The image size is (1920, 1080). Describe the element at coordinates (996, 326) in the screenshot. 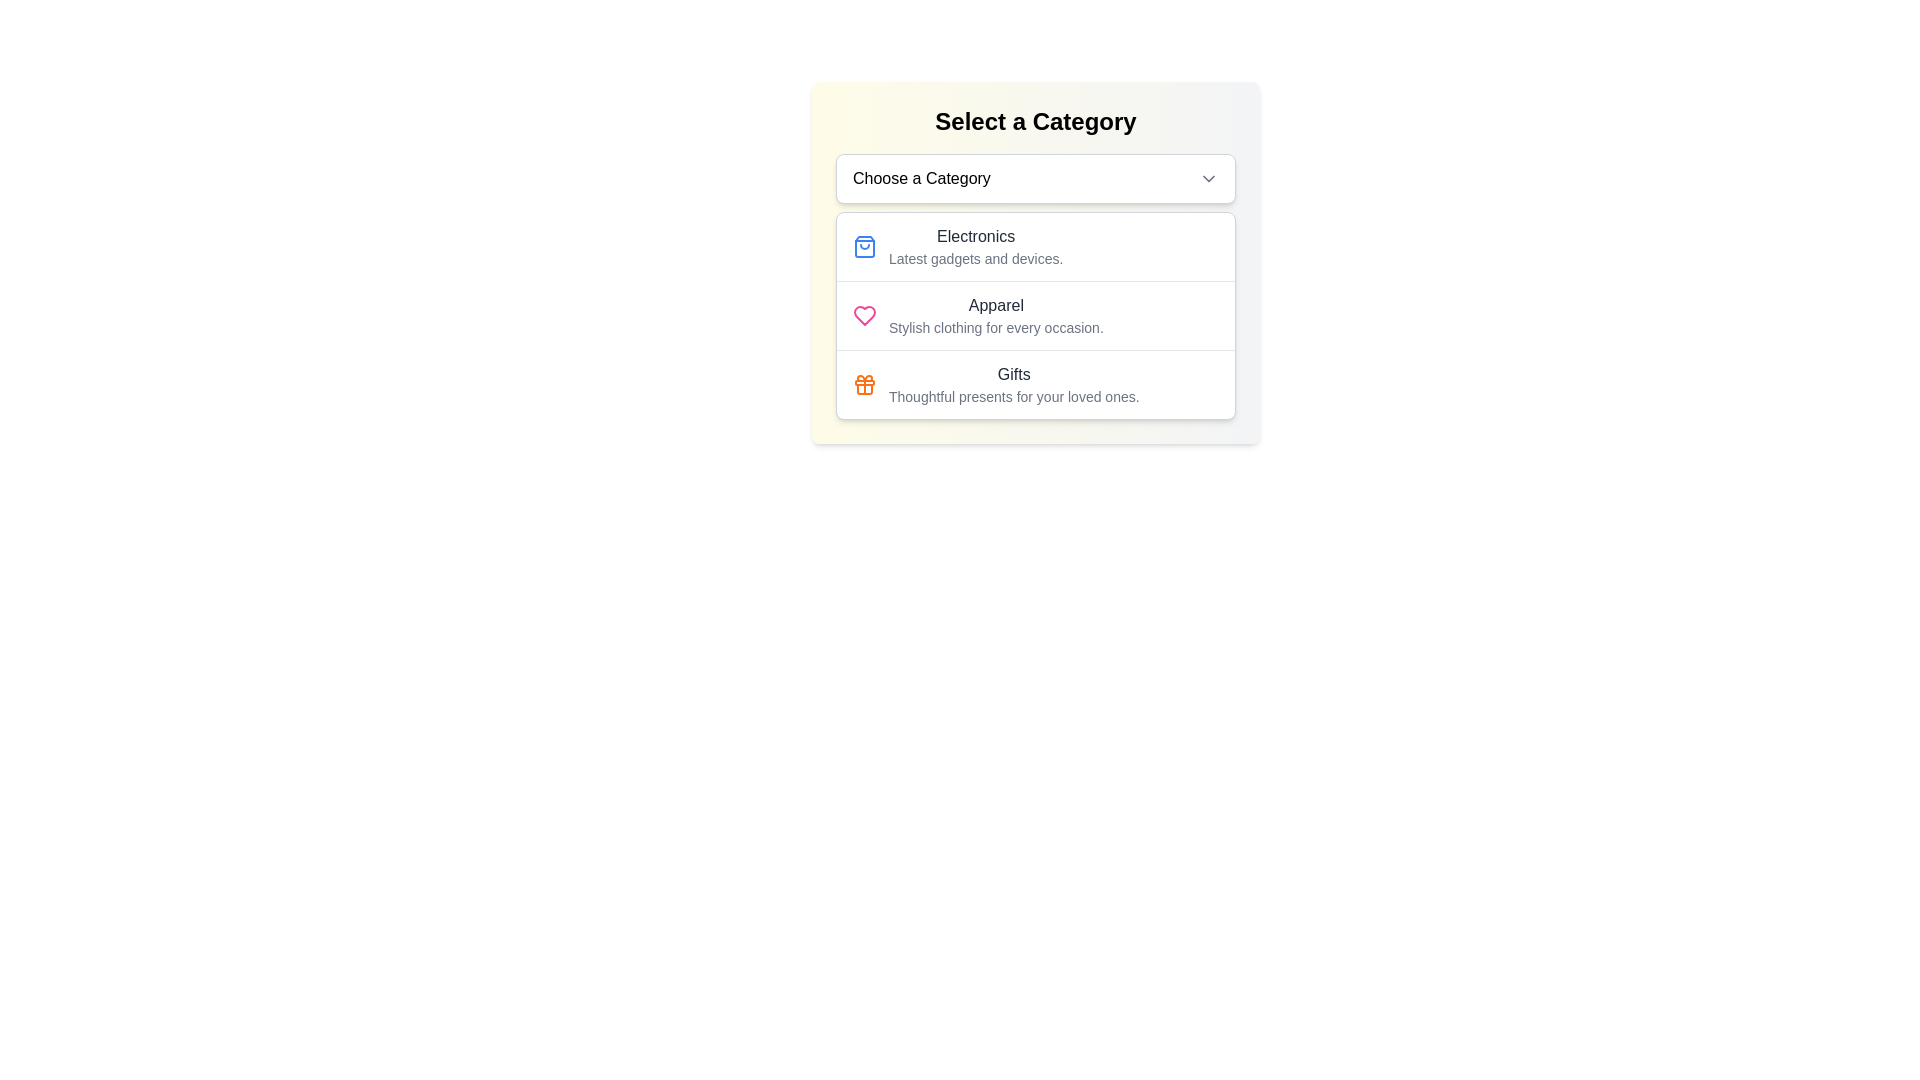

I see `the secondary text description for the 'Apparel' category` at that location.